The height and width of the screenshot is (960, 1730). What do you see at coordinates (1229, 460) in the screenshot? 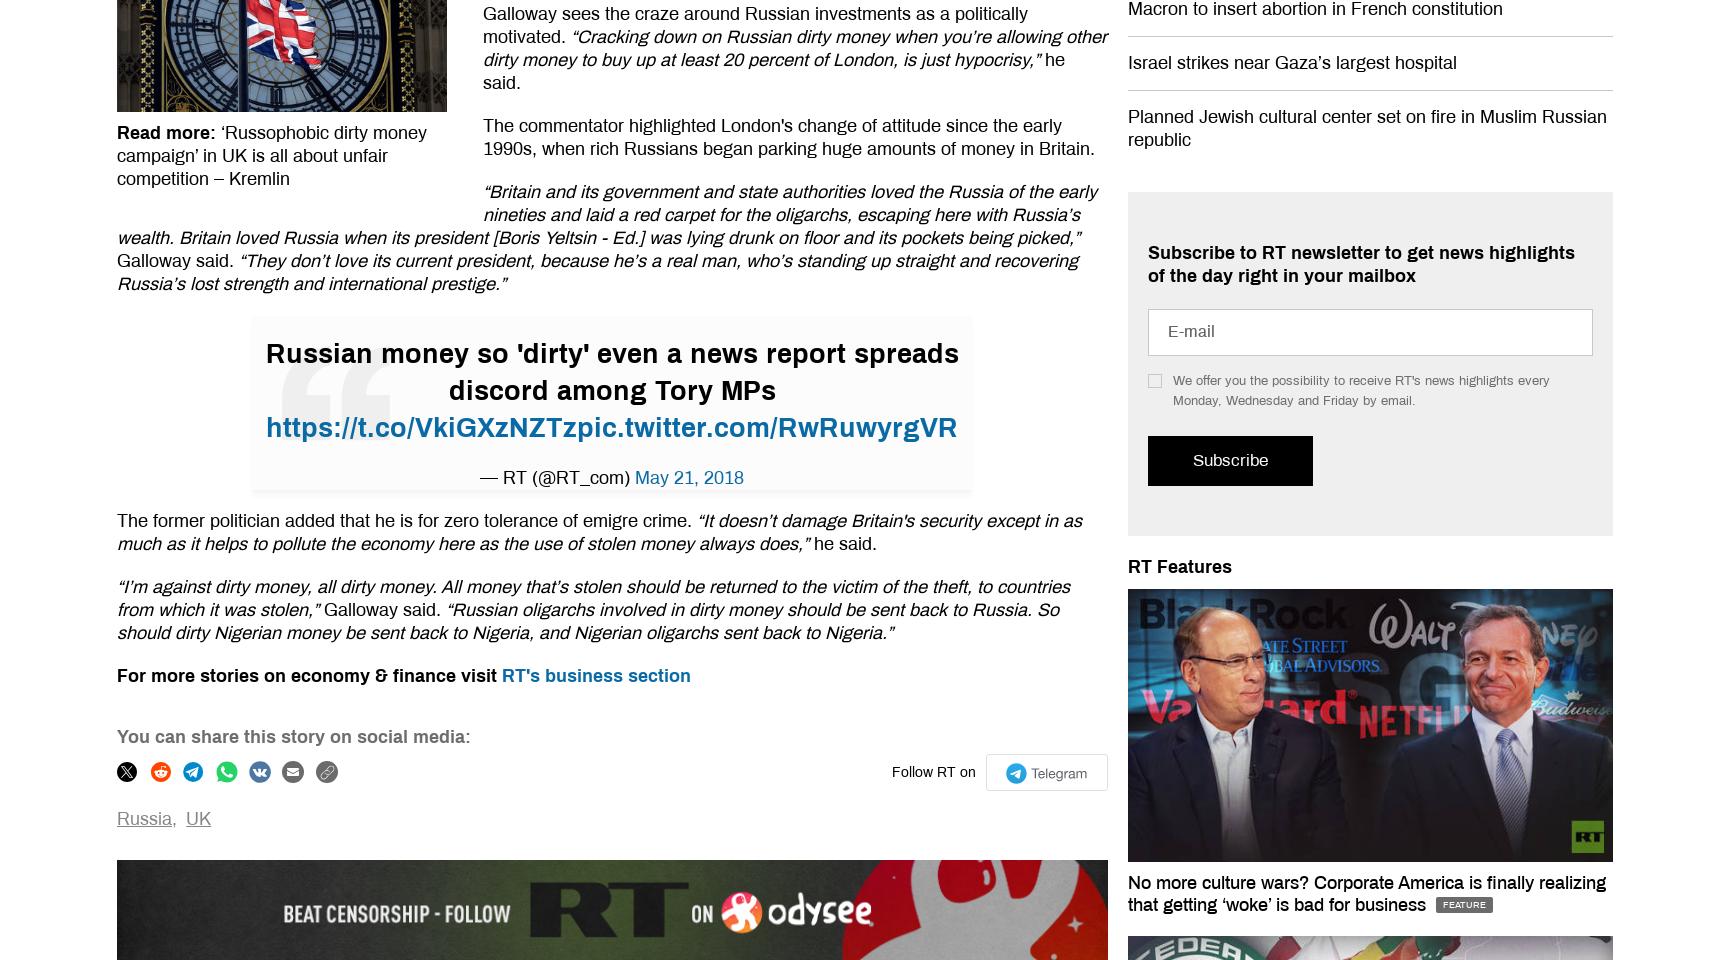
I see `'Subscribe'` at bounding box center [1229, 460].